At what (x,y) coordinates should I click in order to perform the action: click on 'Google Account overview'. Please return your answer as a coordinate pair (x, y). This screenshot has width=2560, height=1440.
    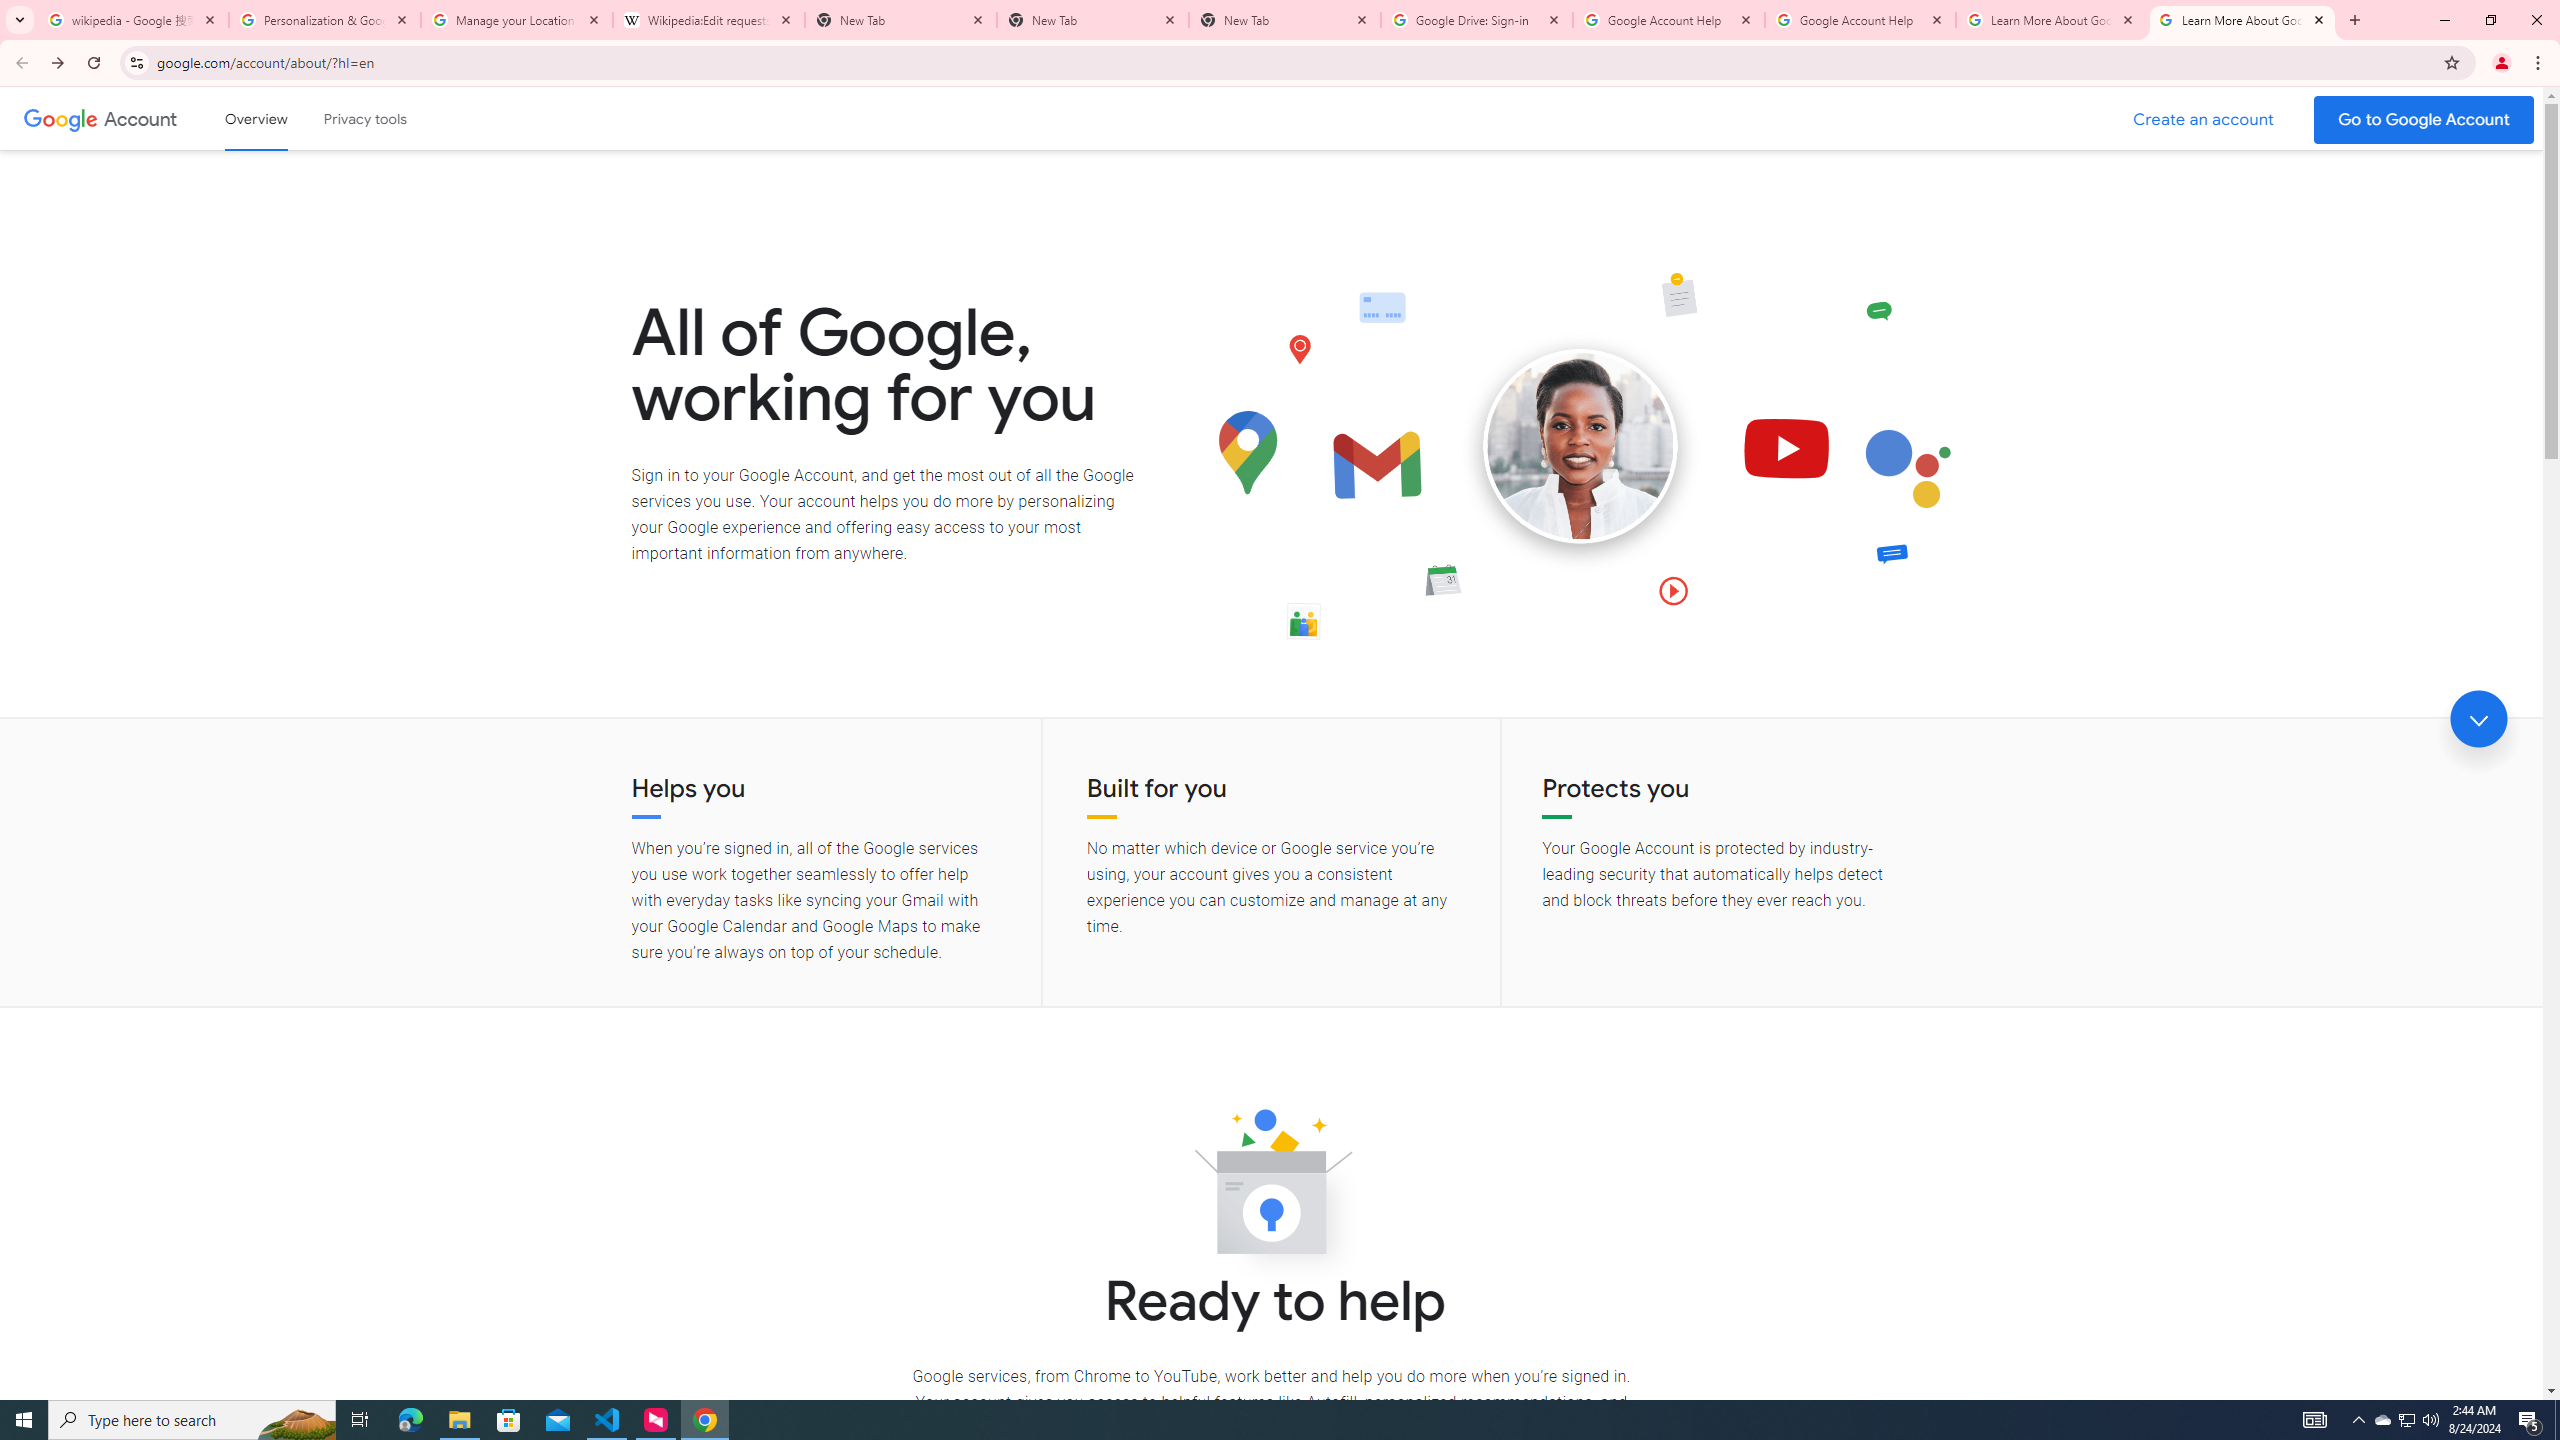
    Looking at the image, I should click on (256, 118).